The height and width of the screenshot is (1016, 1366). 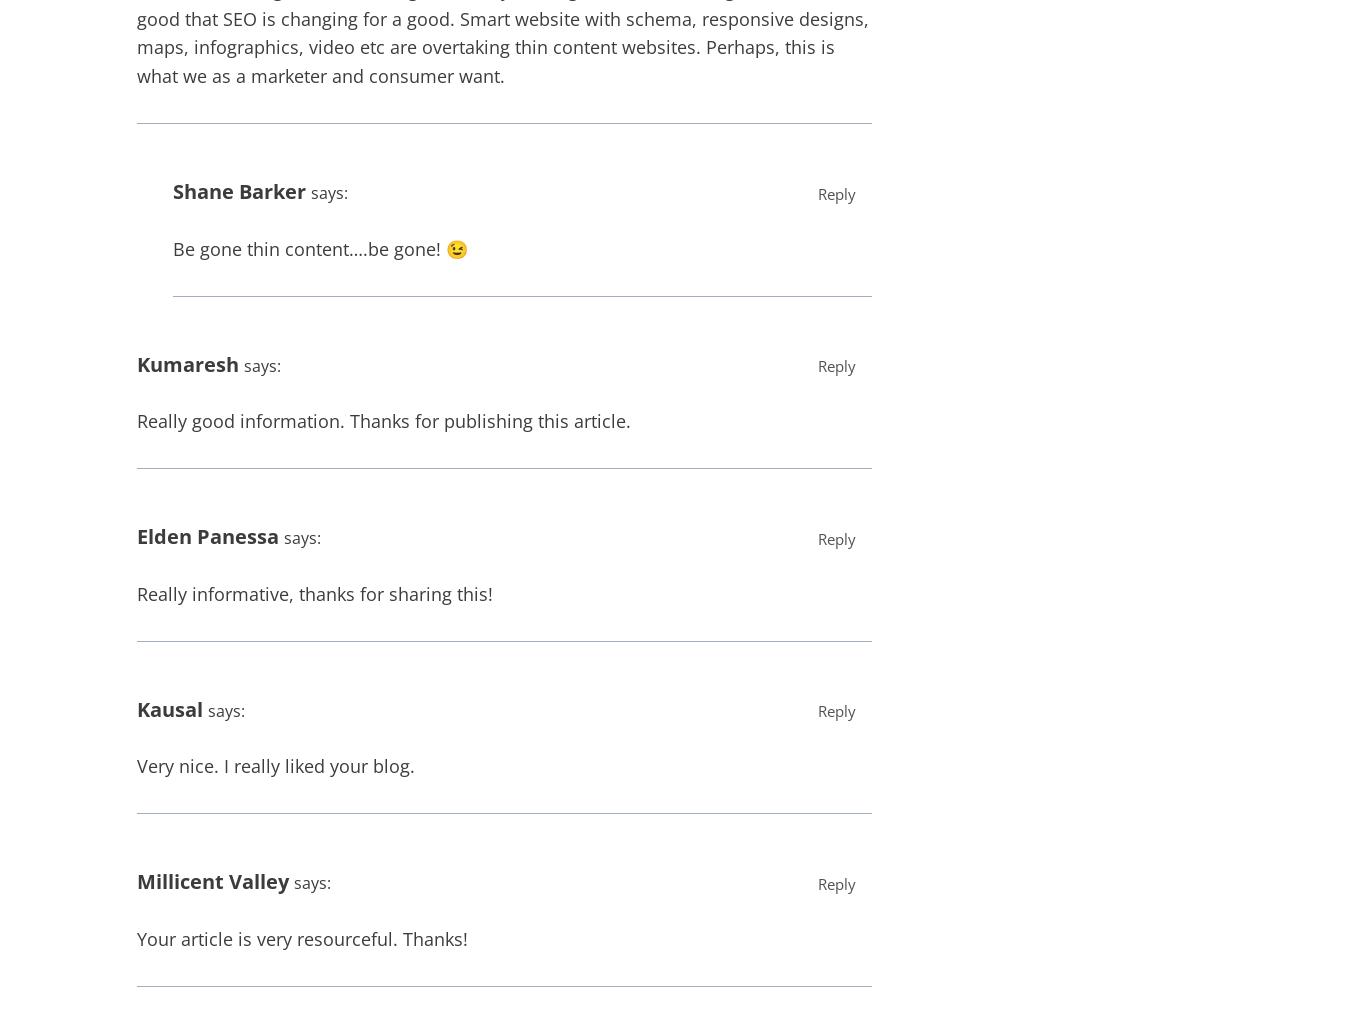 What do you see at coordinates (211, 880) in the screenshot?
I see `'Millicent Valley'` at bounding box center [211, 880].